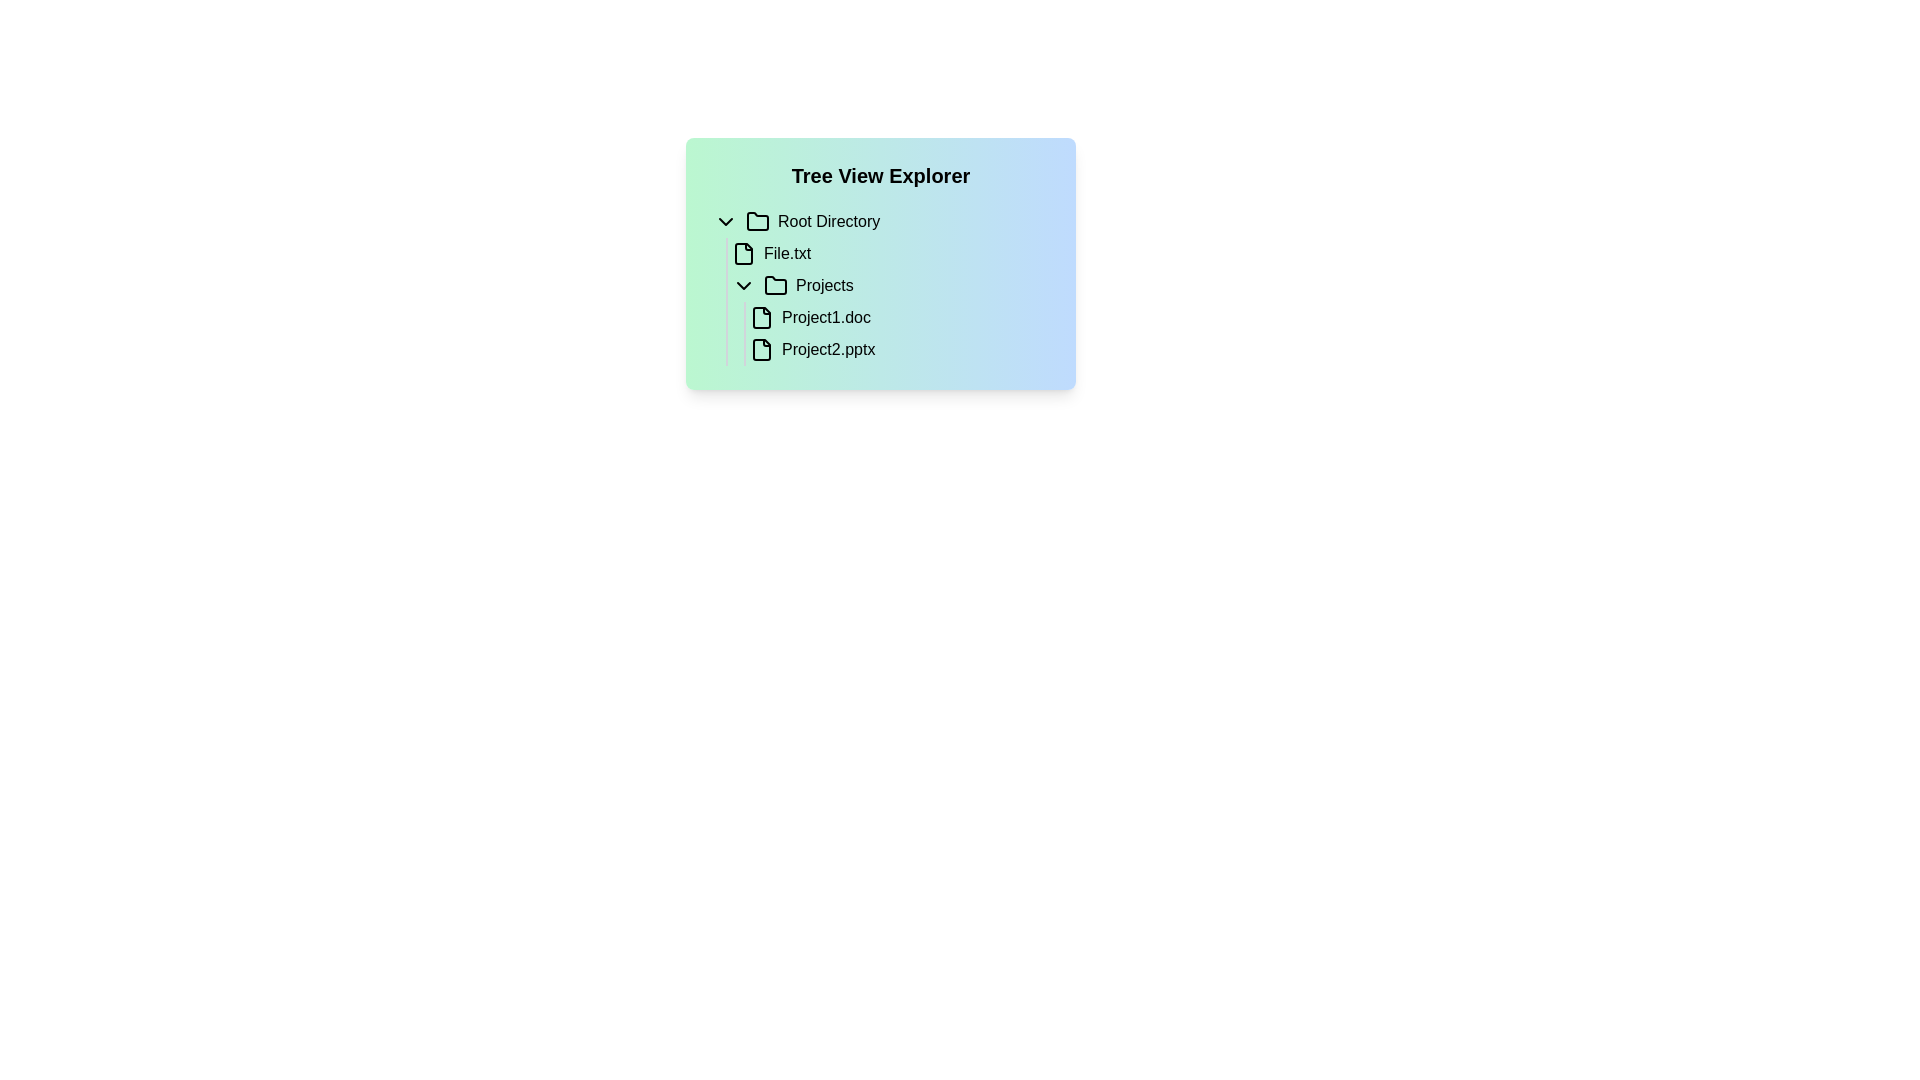 The width and height of the screenshot is (1920, 1080). Describe the element at coordinates (743, 253) in the screenshot. I see `the icon representing the file entity named 'File.txt'` at that location.